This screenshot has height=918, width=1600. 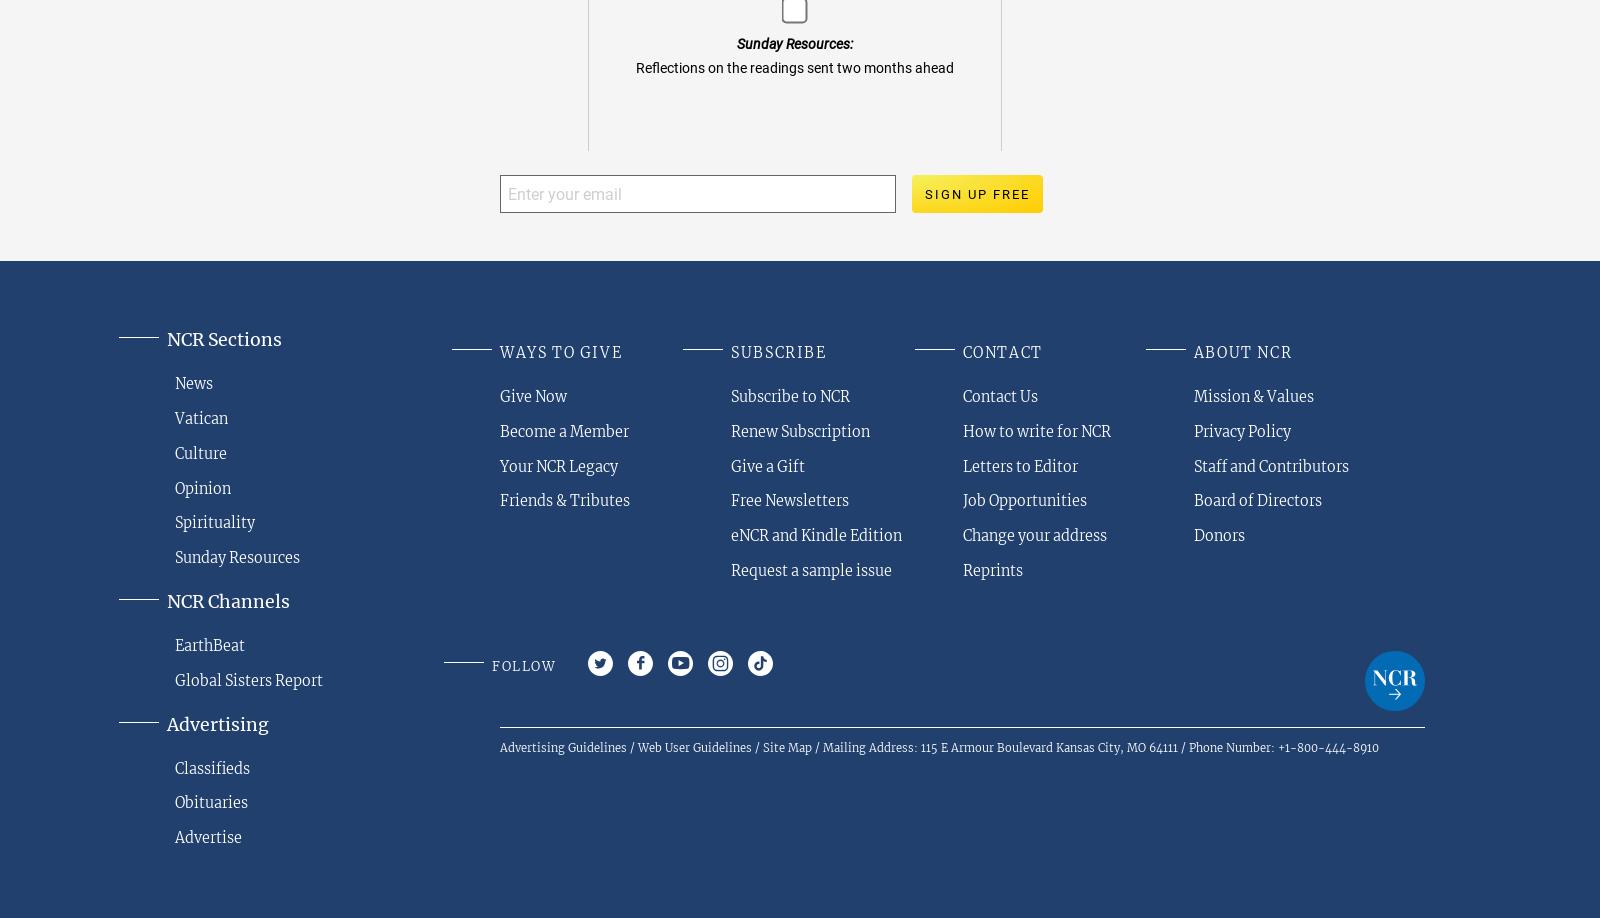 What do you see at coordinates (211, 802) in the screenshot?
I see `'Obituaries'` at bounding box center [211, 802].